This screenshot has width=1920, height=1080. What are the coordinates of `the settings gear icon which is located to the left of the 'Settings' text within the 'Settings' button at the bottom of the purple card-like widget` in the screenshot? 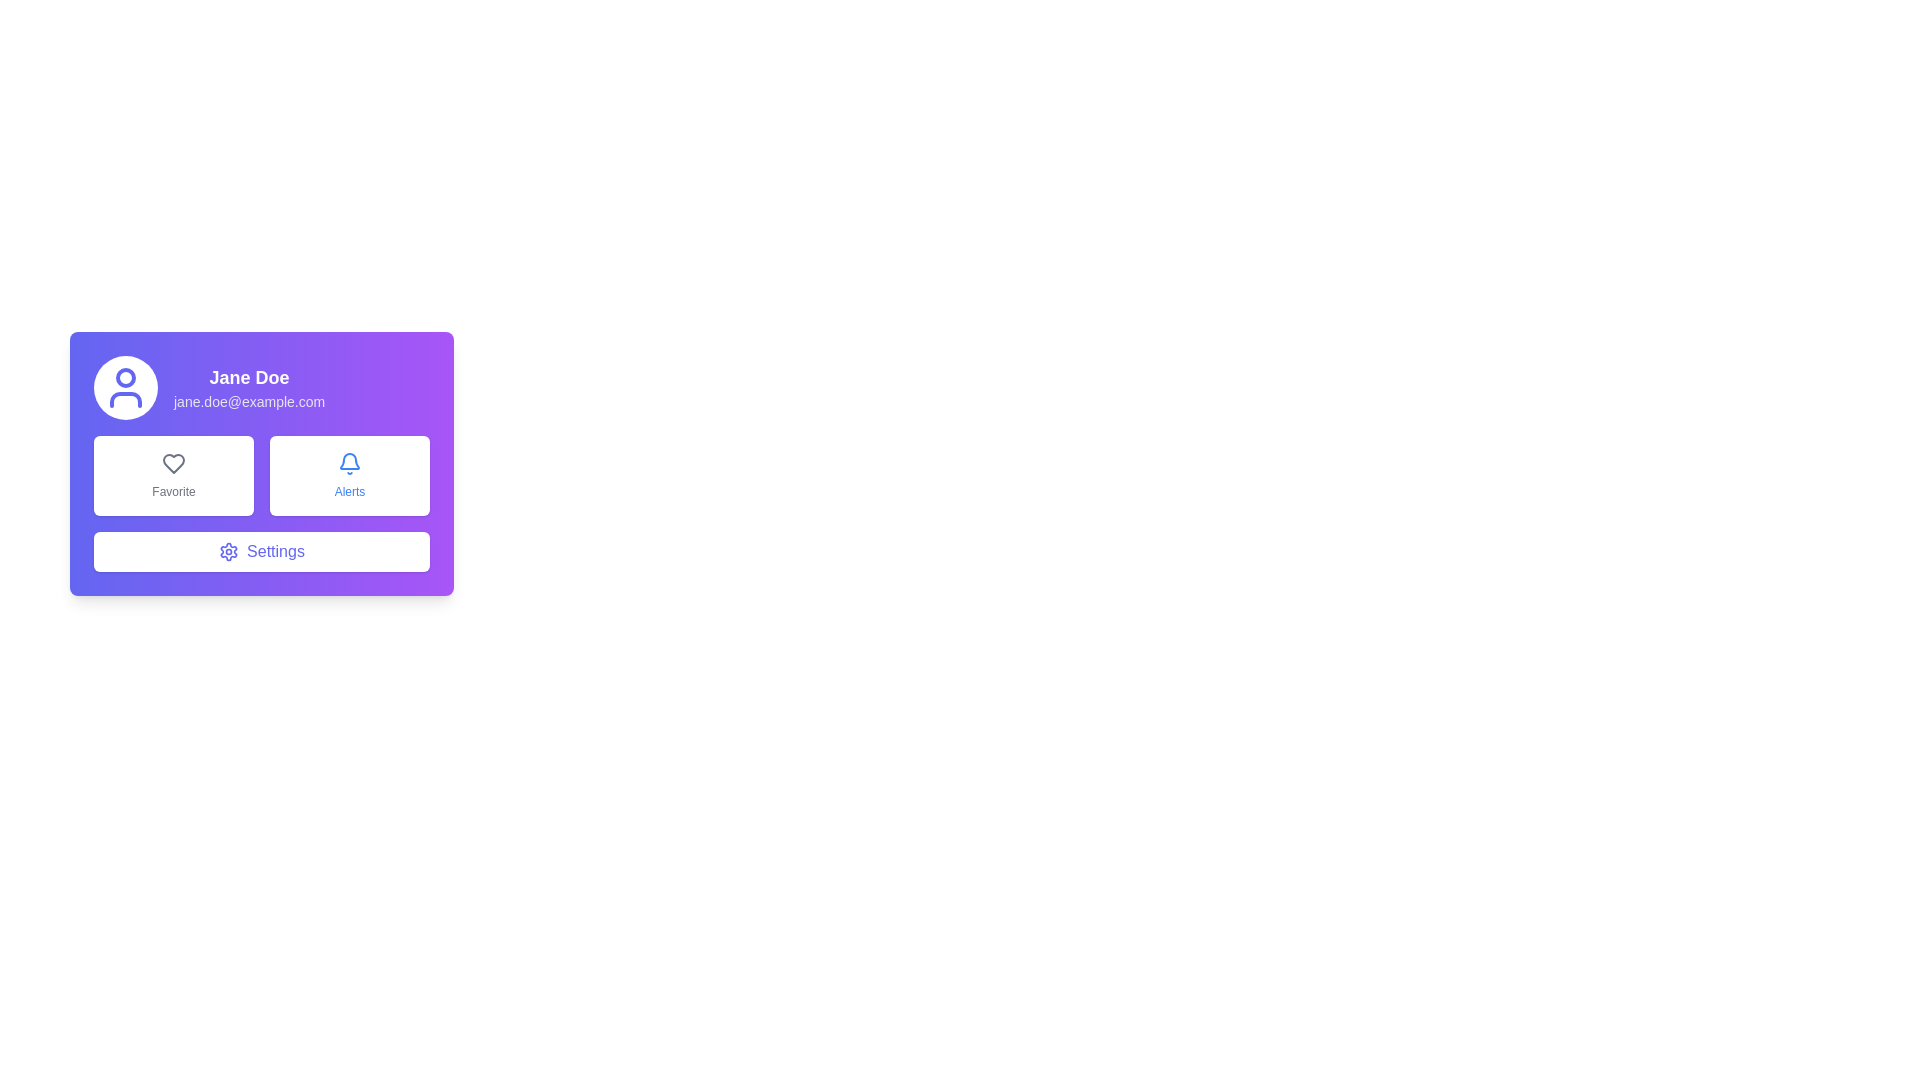 It's located at (229, 551).